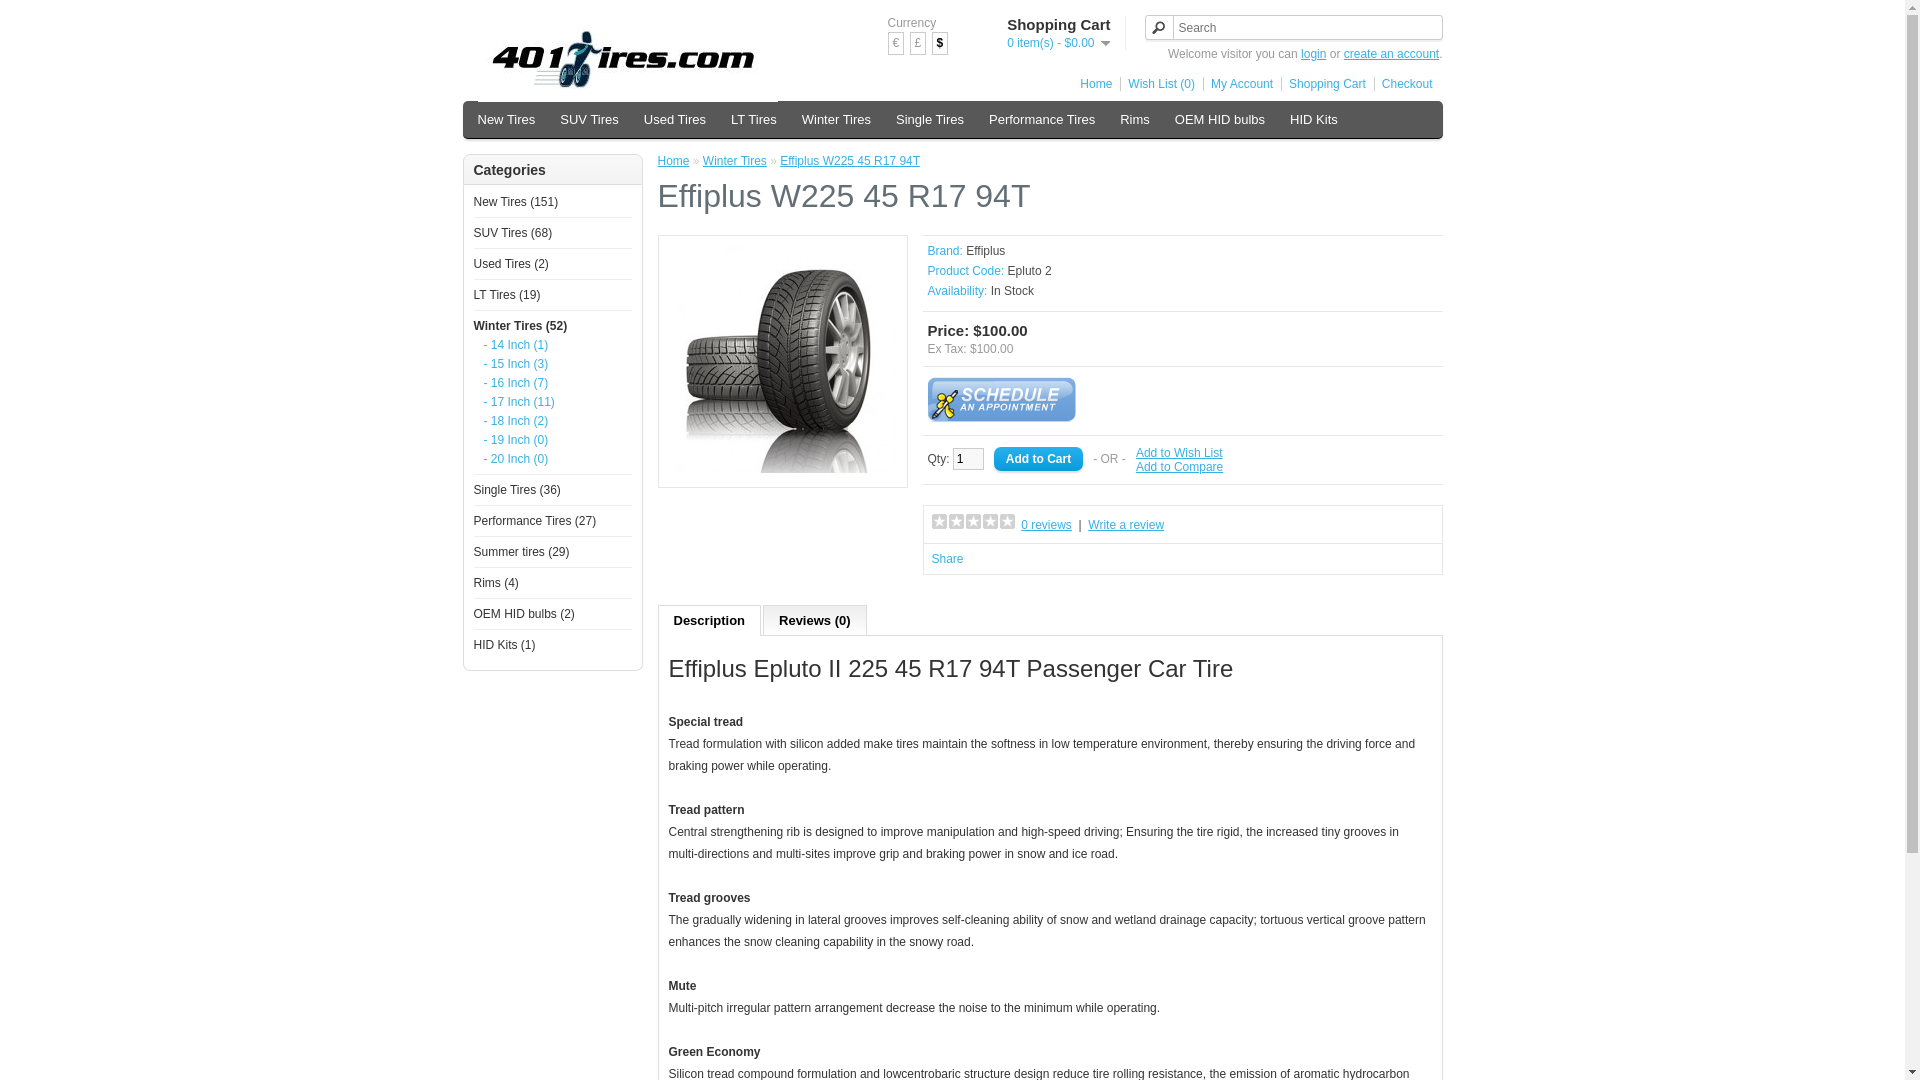  What do you see at coordinates (1323, 83) in the screenshot?
I see `'Shopping Cart'` at bounding box center [1323, 83].